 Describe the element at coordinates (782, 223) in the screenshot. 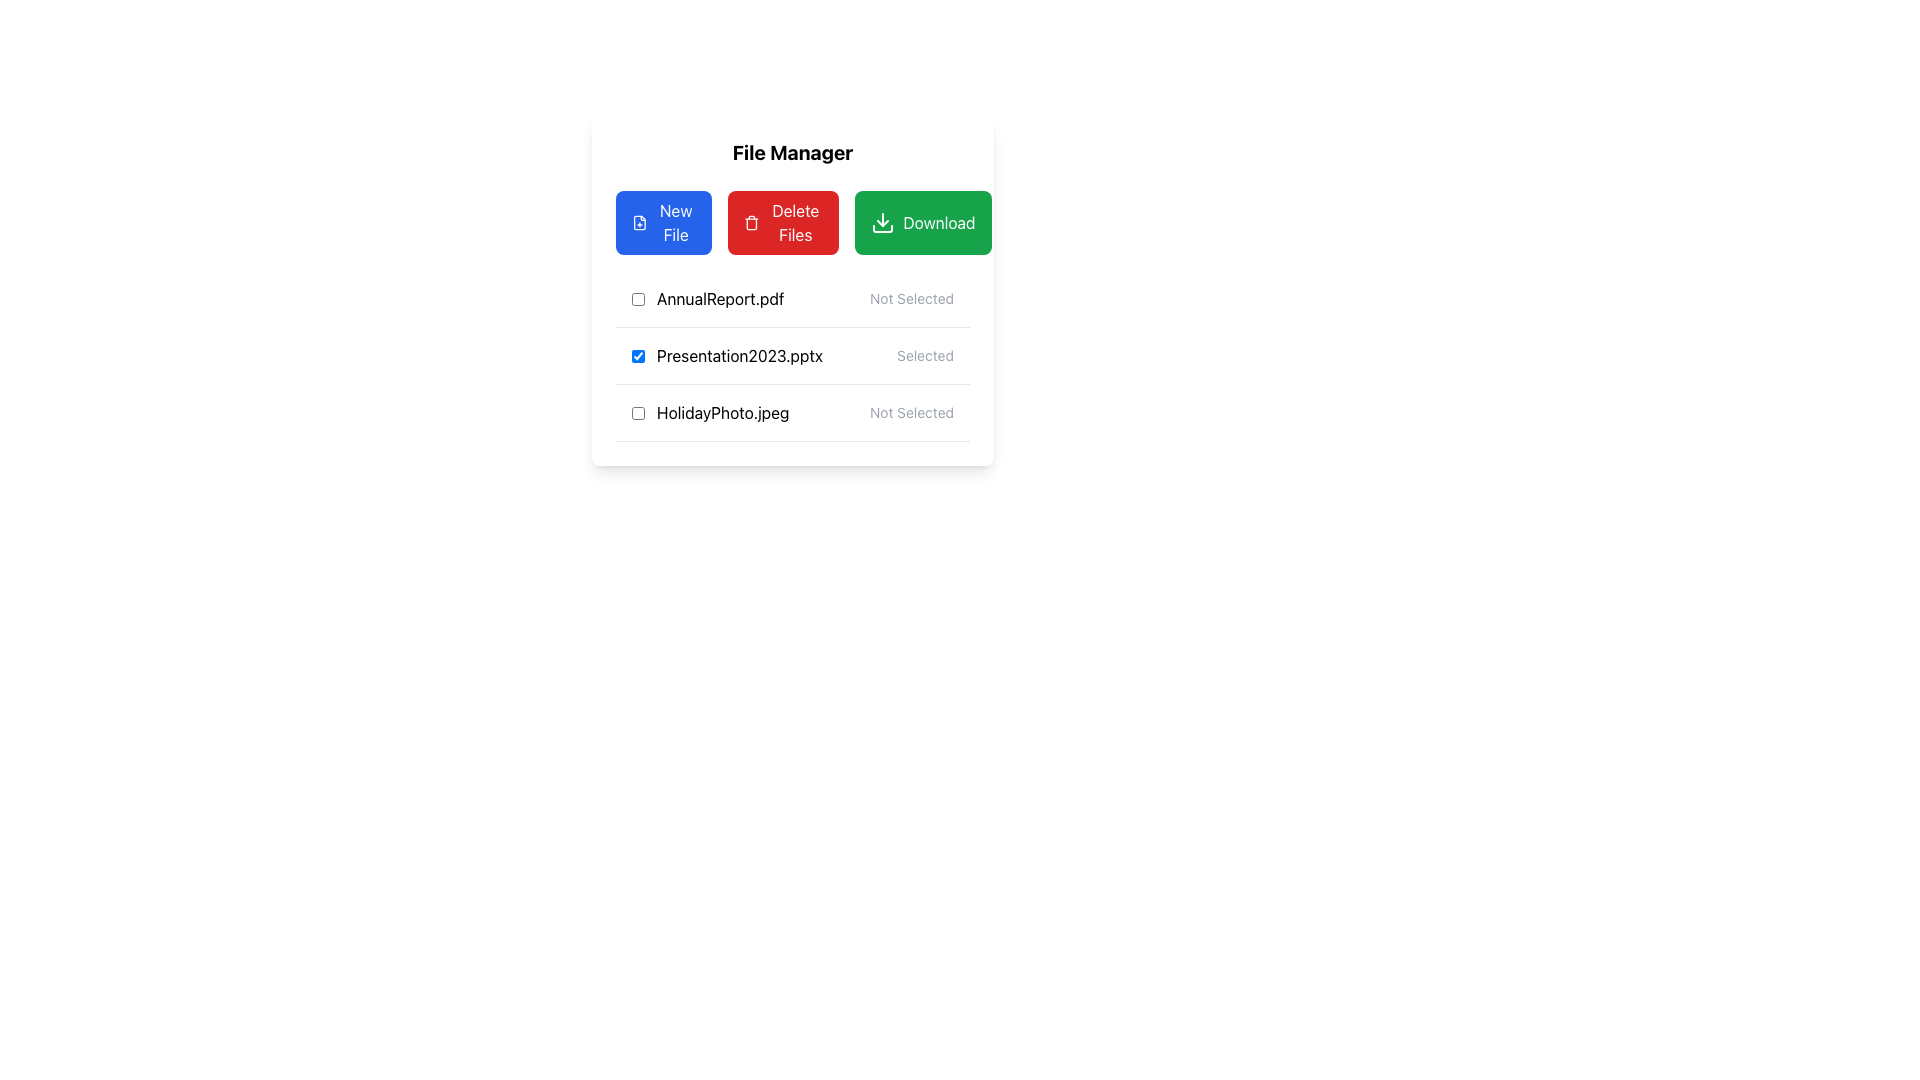

I see `the medium-sized rectangular button with a red background labeled 'Delete Files' to observe any hover effects` at that location.